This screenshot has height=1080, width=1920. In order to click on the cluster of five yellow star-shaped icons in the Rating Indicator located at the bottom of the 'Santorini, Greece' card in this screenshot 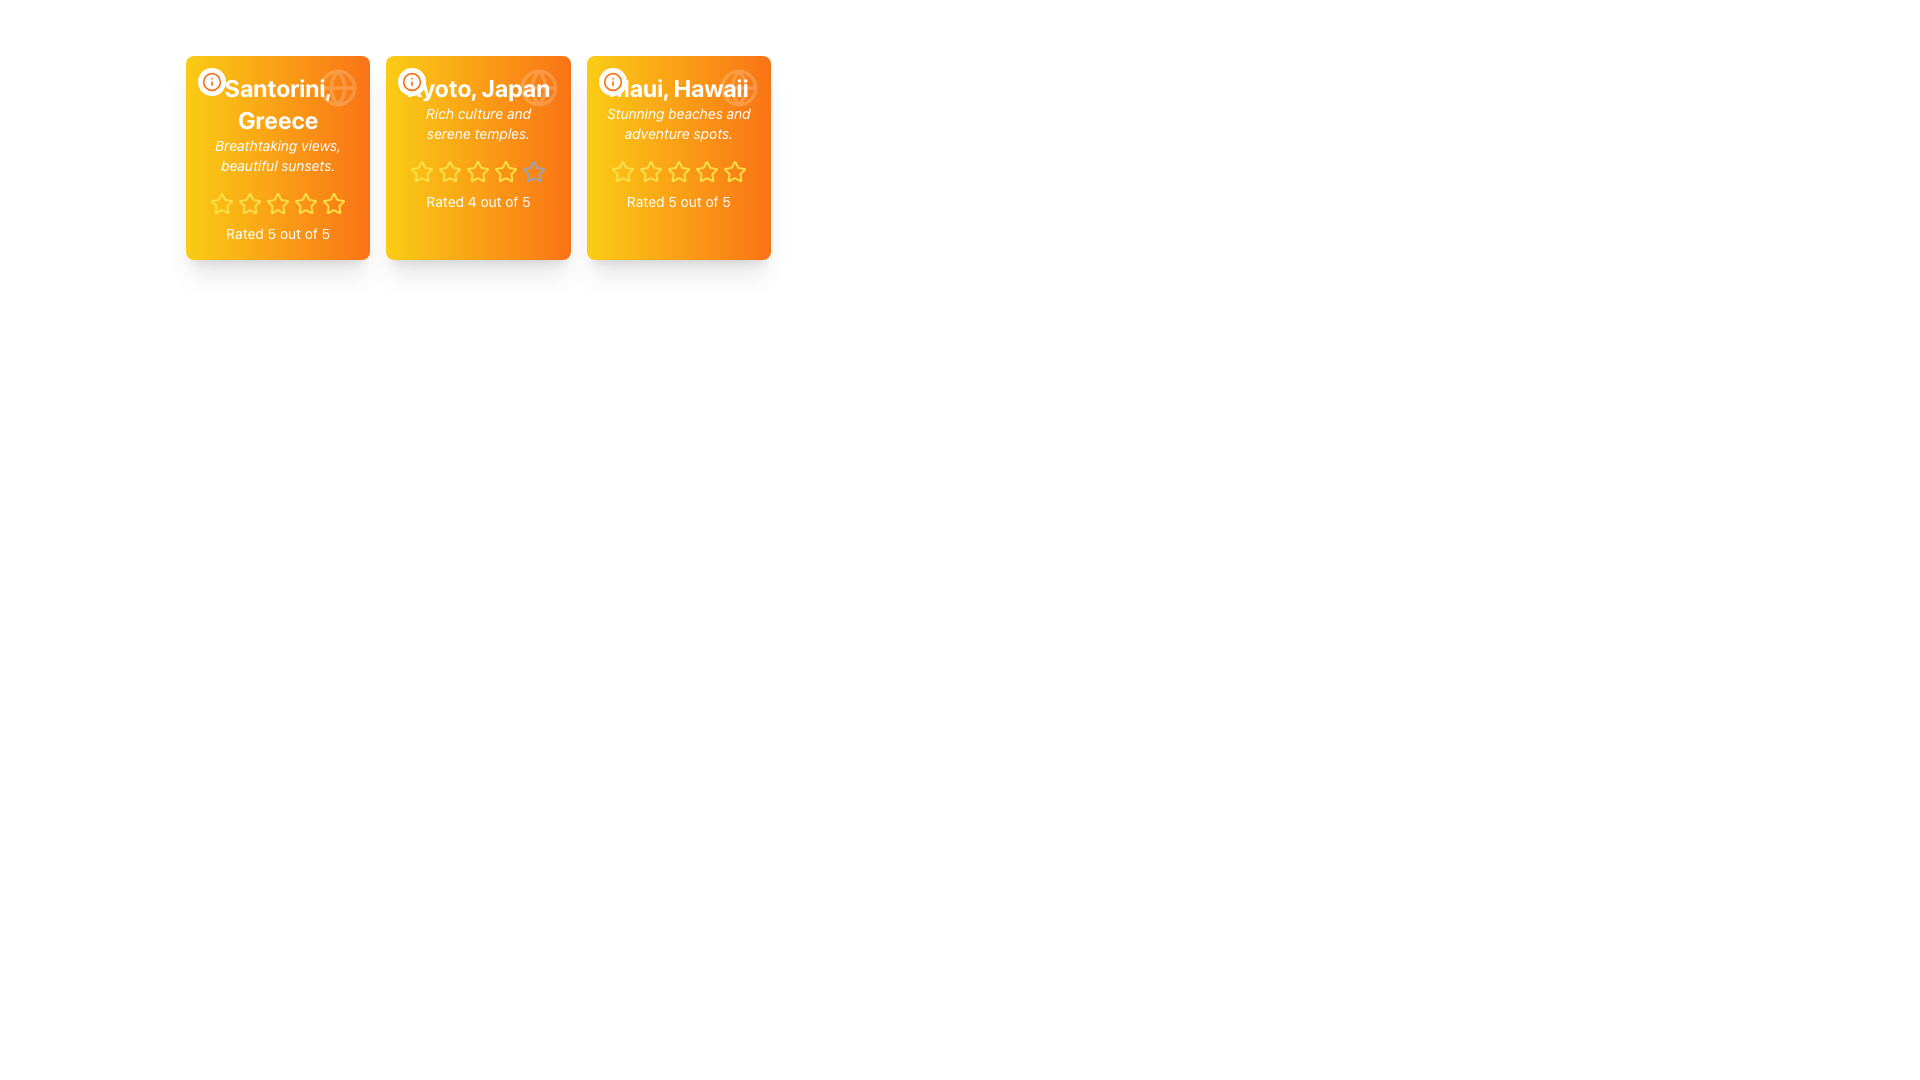, I will do `click(277, 204)`.